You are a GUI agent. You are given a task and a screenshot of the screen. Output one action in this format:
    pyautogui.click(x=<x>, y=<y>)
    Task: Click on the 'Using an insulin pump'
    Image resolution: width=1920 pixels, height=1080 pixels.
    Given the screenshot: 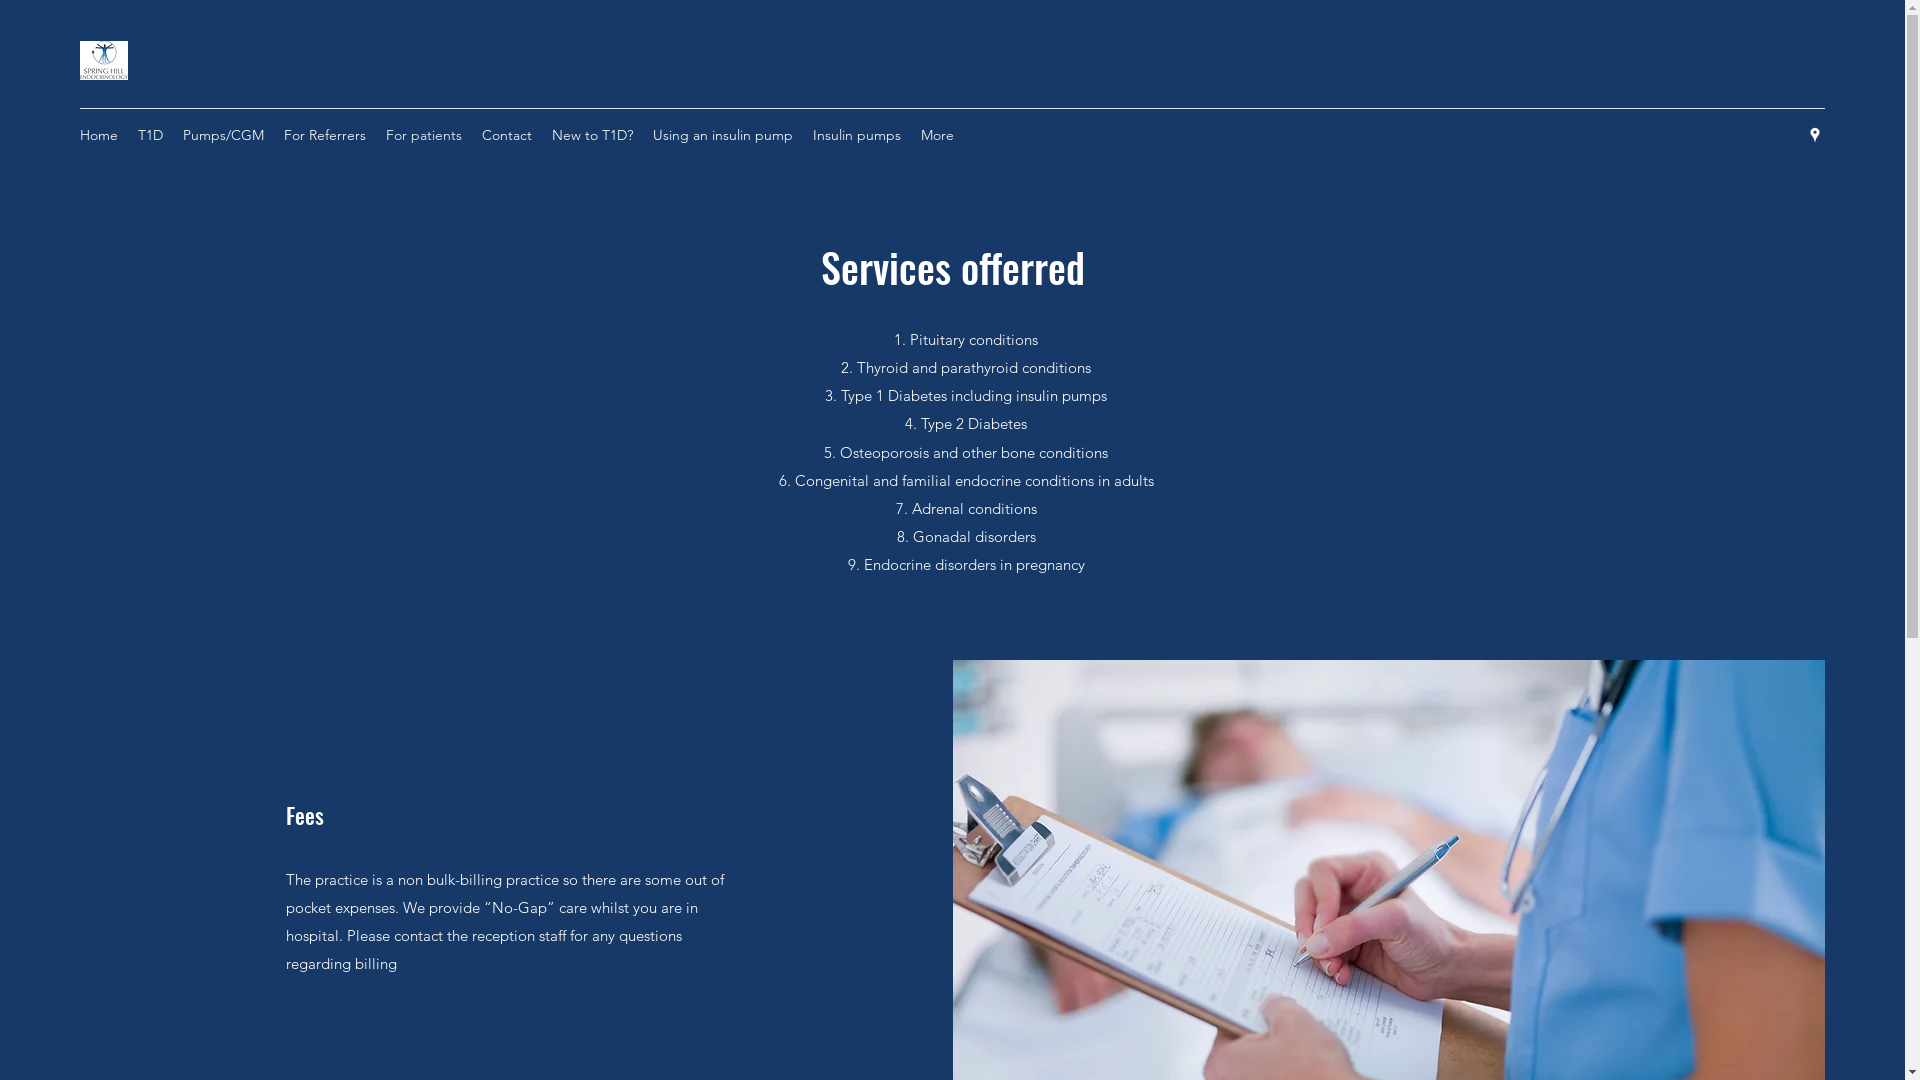 What is the action you would take?
    pyautogui.click(x=722, y=135)
    